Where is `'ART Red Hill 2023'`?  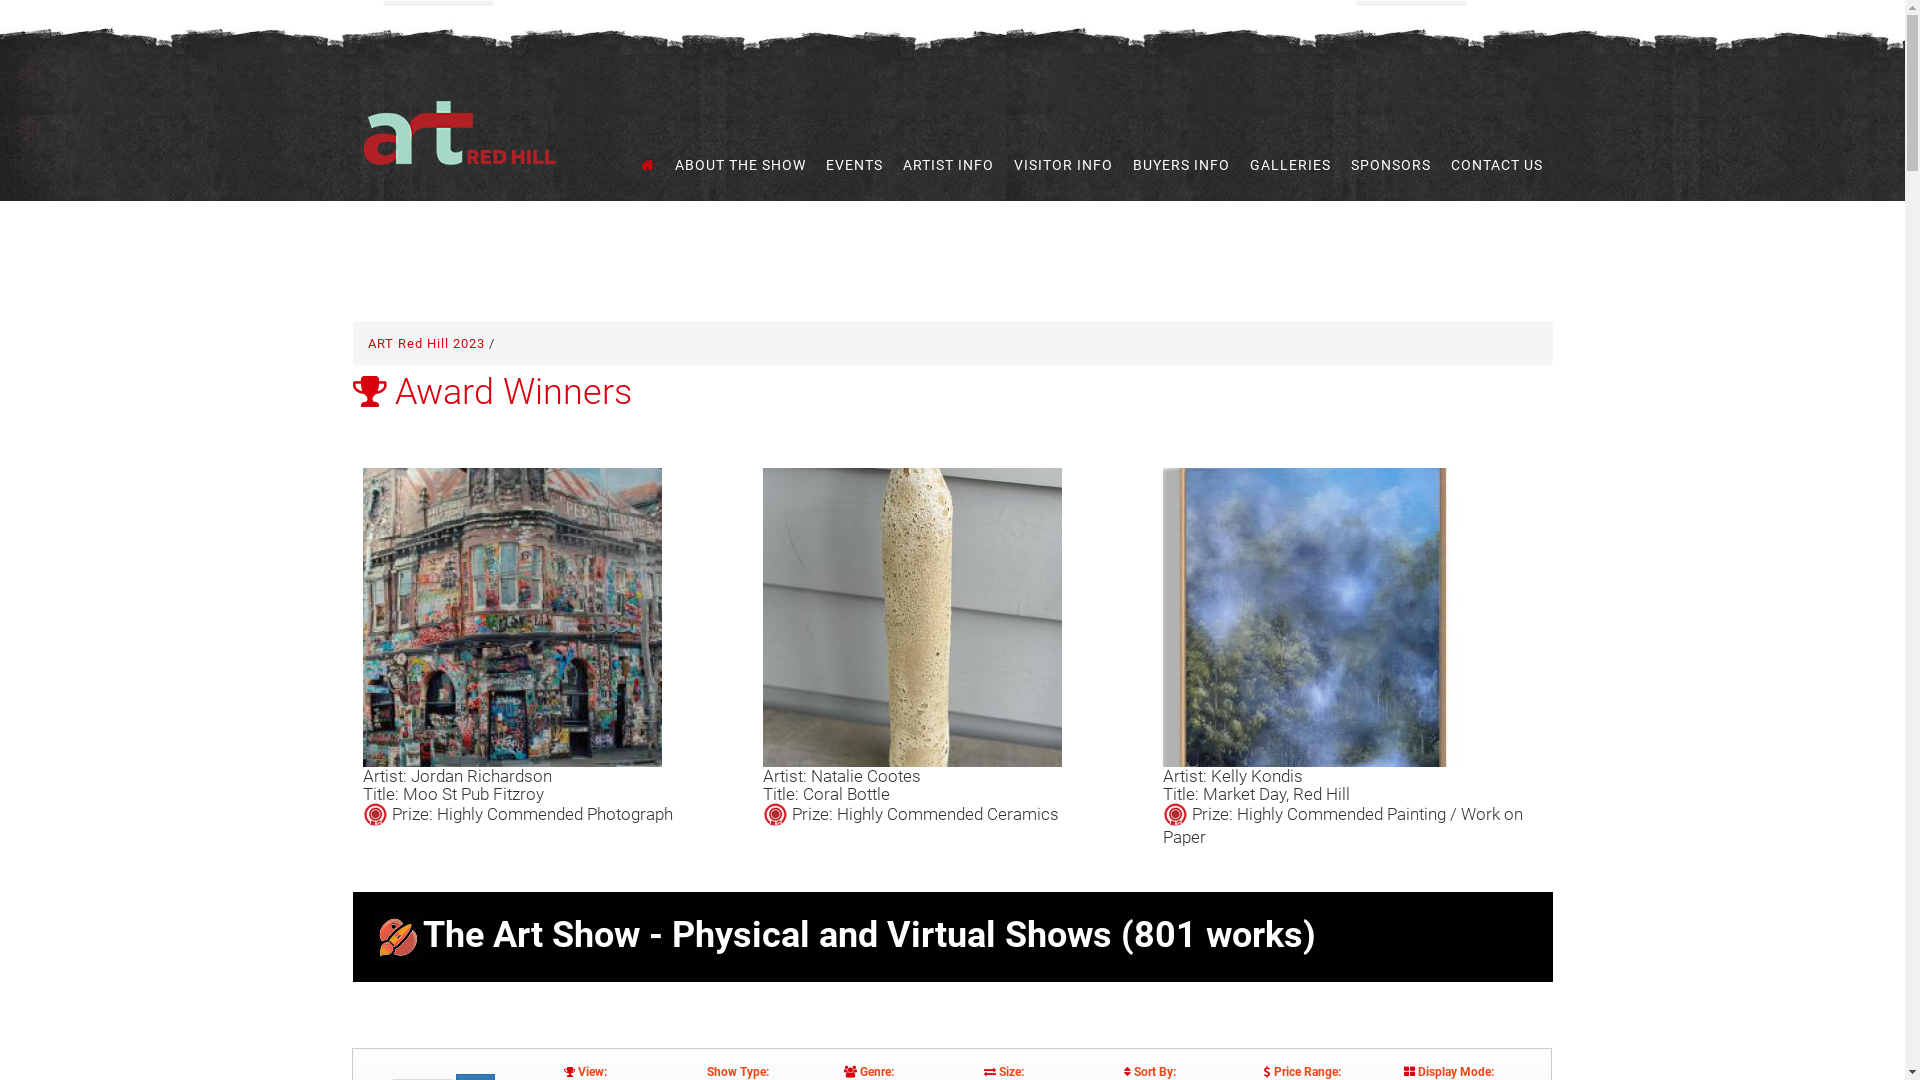
'ART Red Hill 2023' is located at coordinates (368, 342).